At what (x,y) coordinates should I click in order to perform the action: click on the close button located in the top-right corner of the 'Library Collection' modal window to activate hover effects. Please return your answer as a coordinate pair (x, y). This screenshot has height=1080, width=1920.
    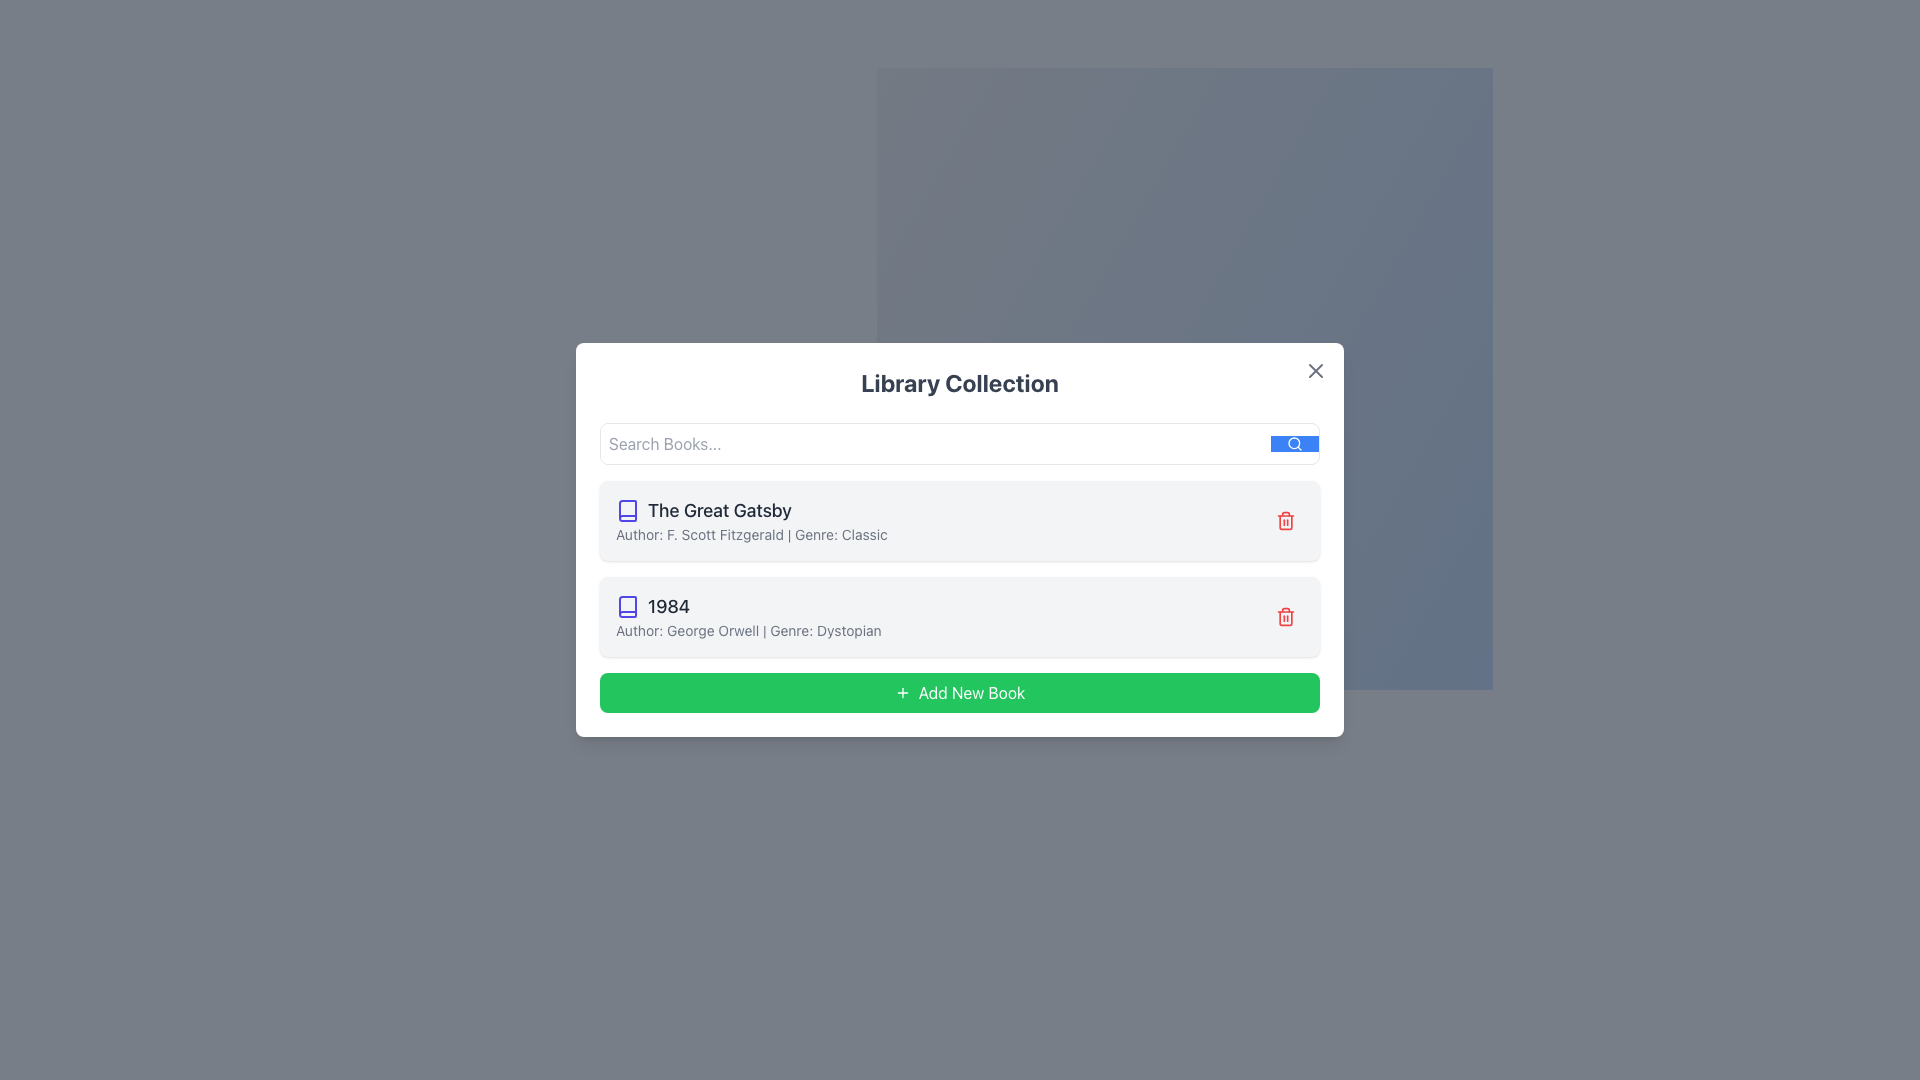
    Looking at the image, I should click on (1315, 370).